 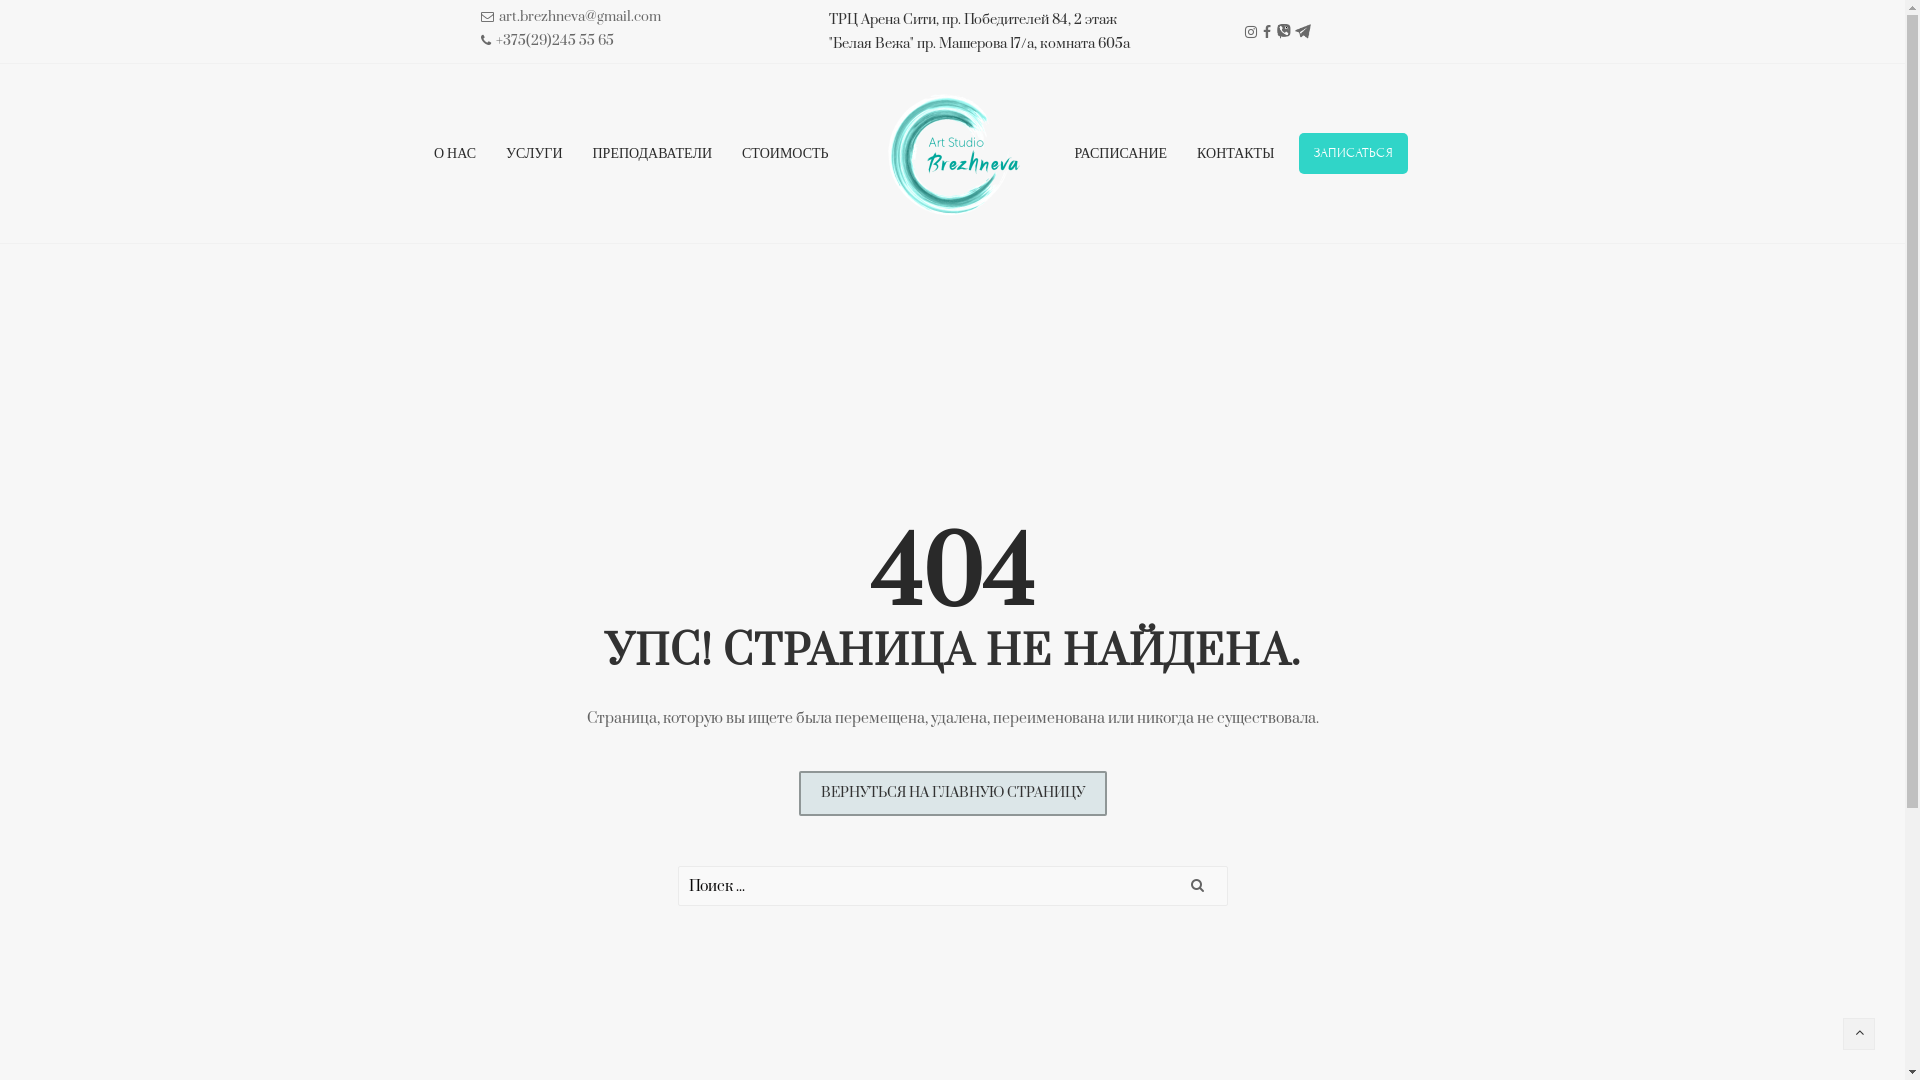 What do you see at coordinates (547, 41) in the screenshot?
I see `'+375(29)245 55 65'` at bounding box center [547, 41].